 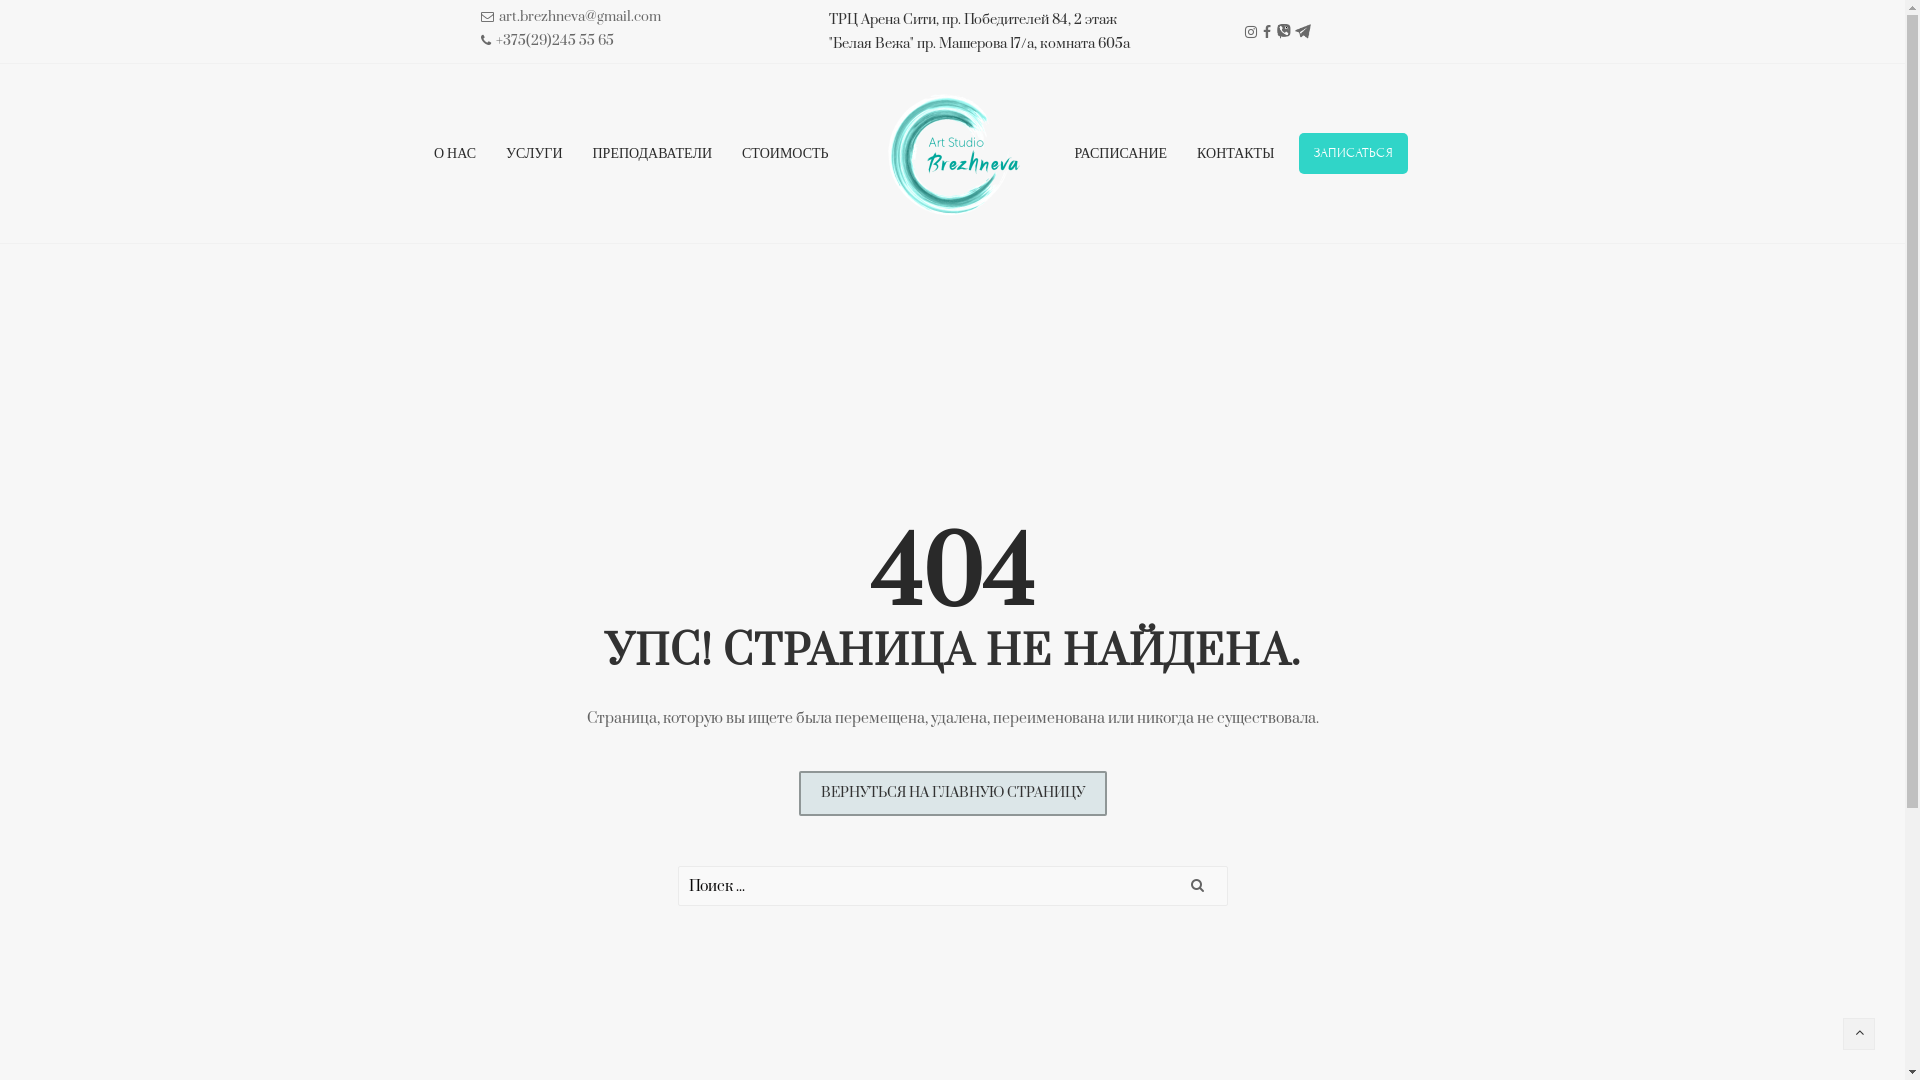 What do you see at coordinates (547, 41) in the screenshot?
I see `'+375(29)245 55 65'` at bounding box center [547, 41].